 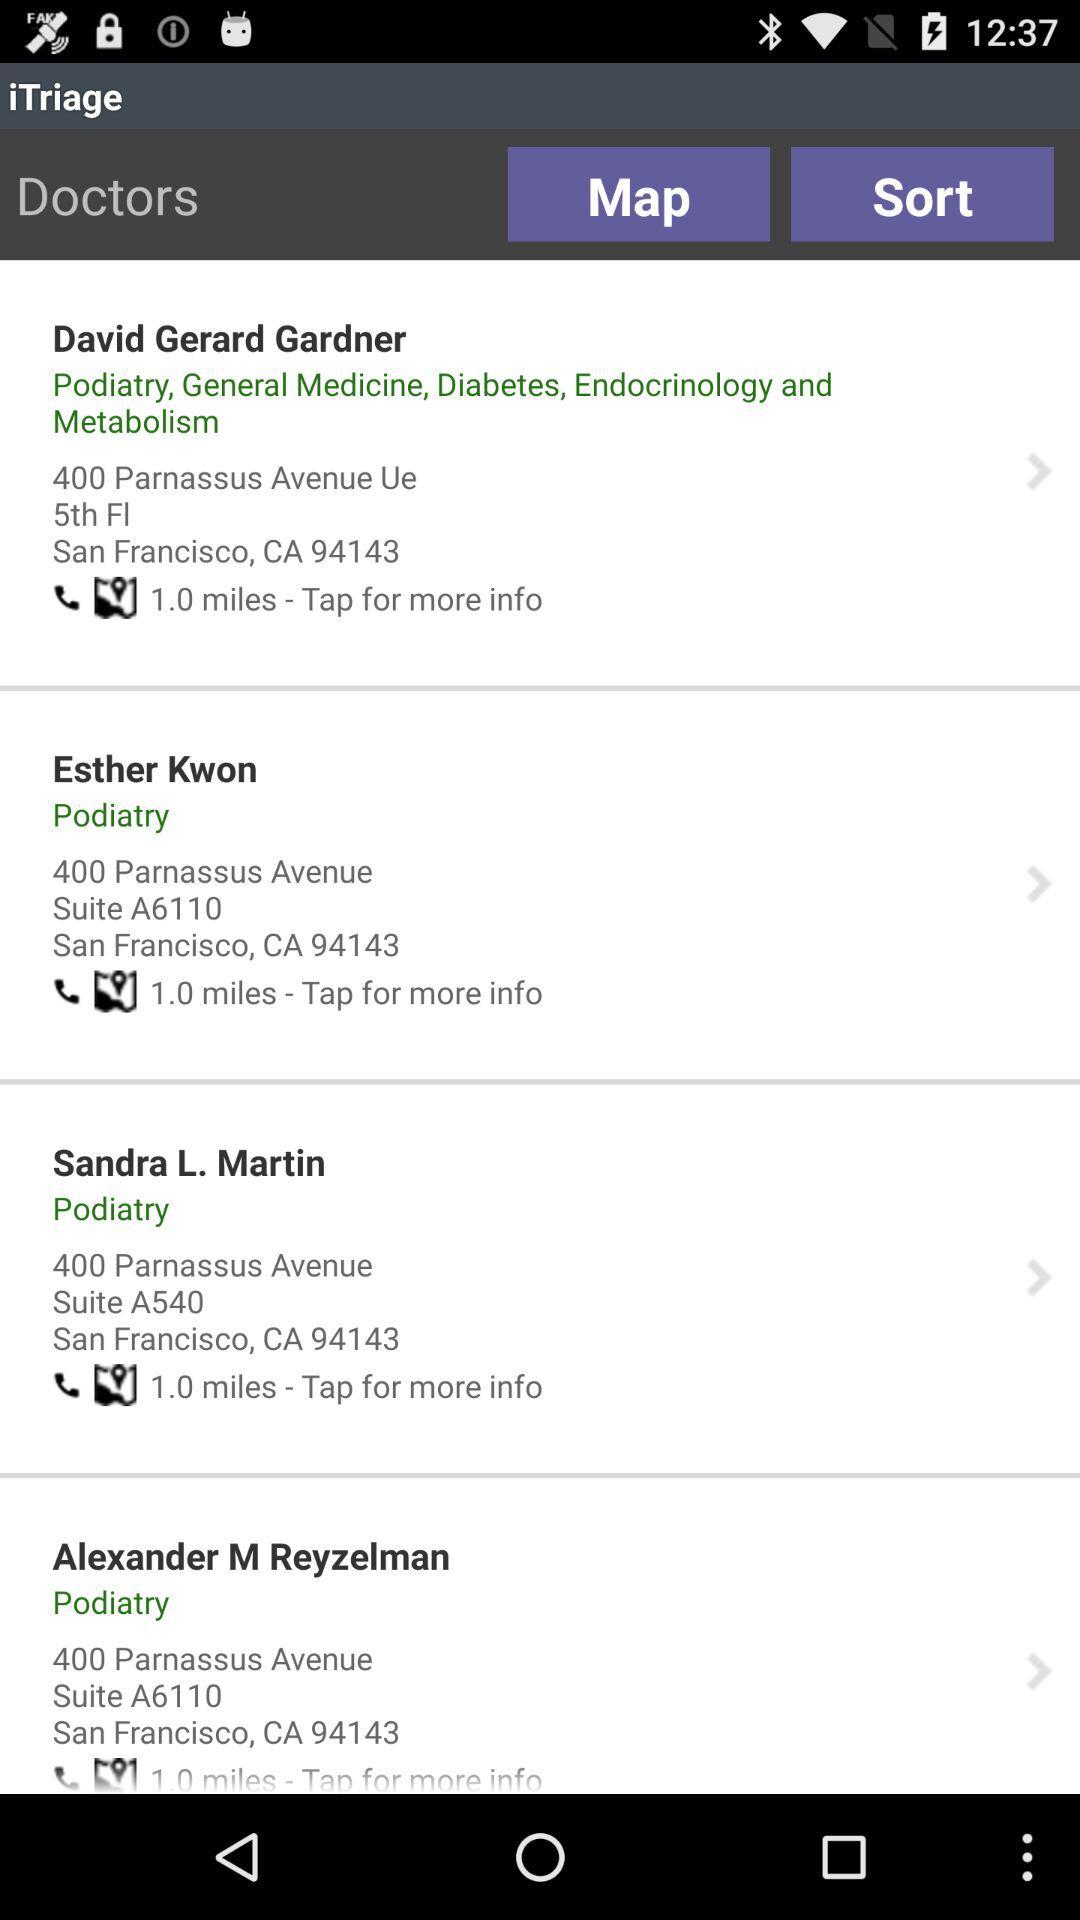 I want to click on the sandra l. martin icon, so click(x=189, y=1161).